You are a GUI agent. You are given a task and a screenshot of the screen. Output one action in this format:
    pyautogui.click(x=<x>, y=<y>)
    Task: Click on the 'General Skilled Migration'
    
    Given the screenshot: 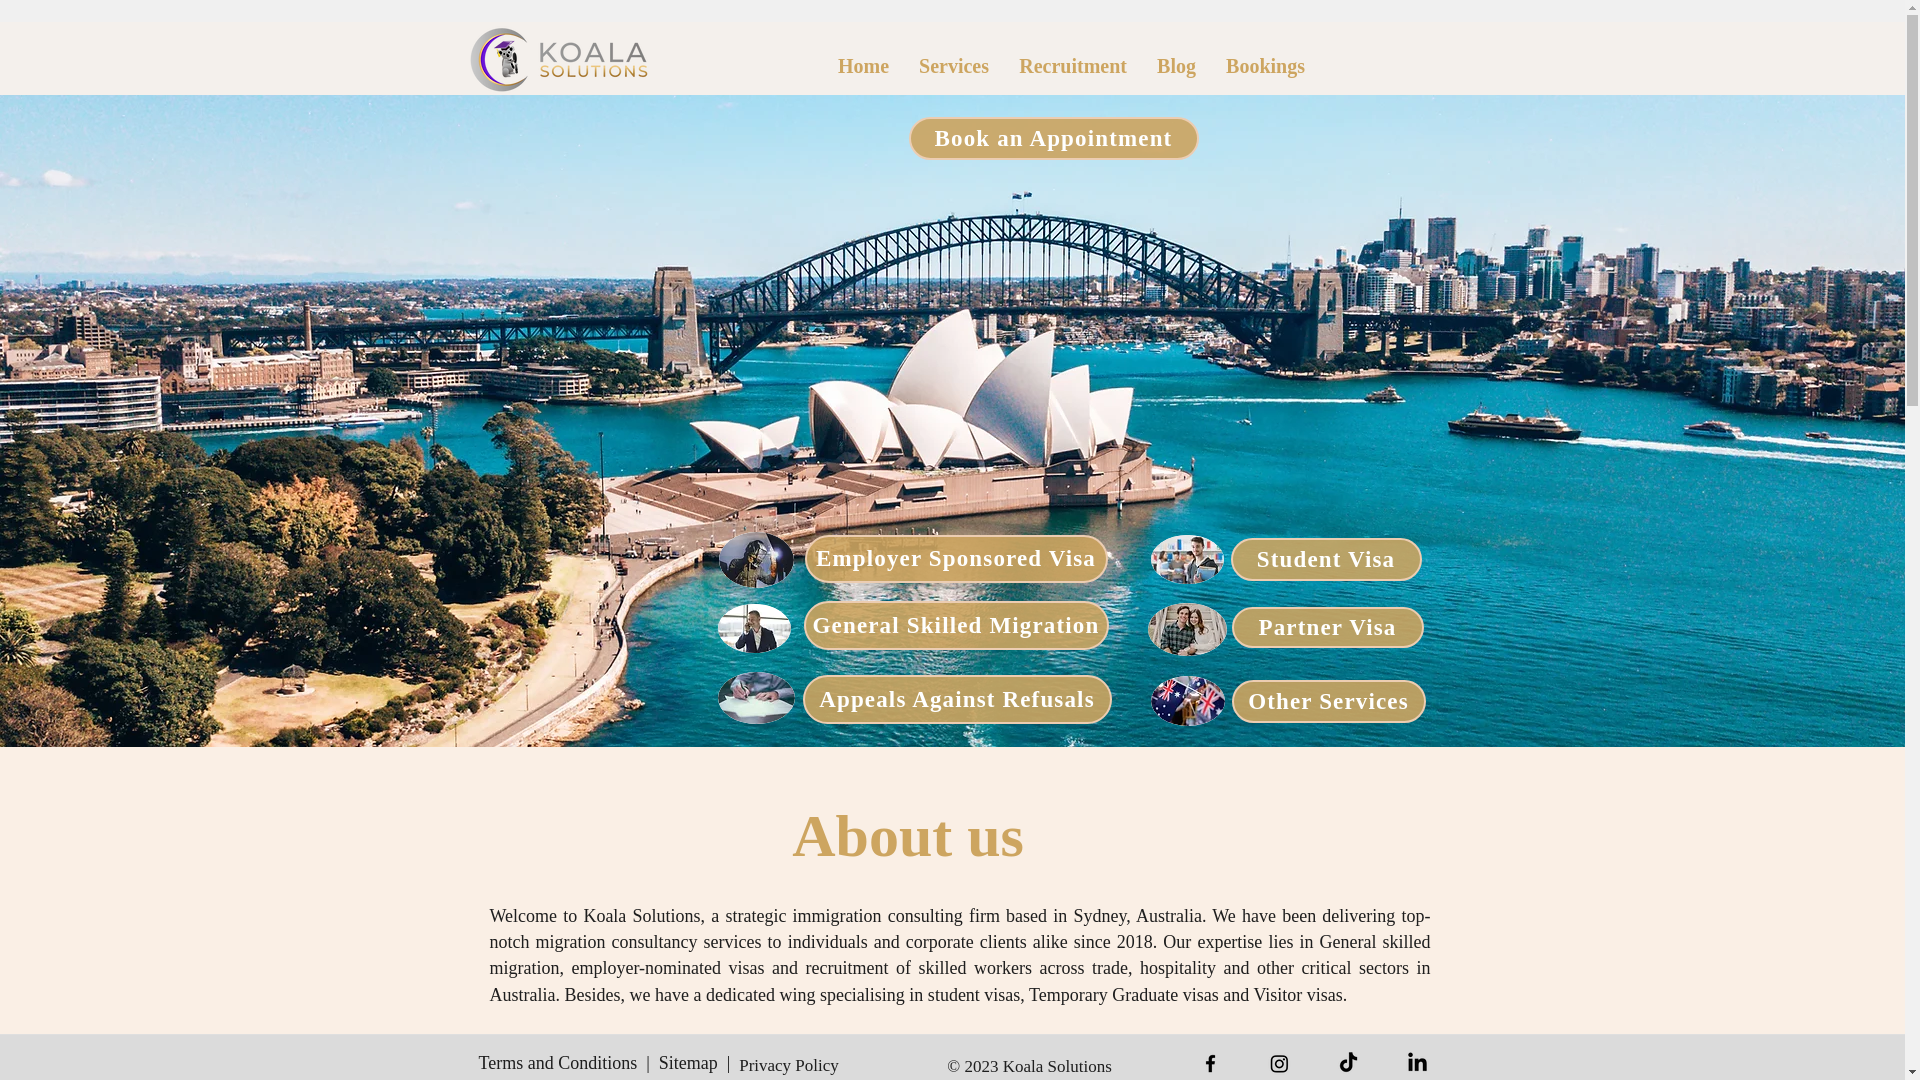 What is the action you would take?
    pyautogui.click(x=955, y=624)
    